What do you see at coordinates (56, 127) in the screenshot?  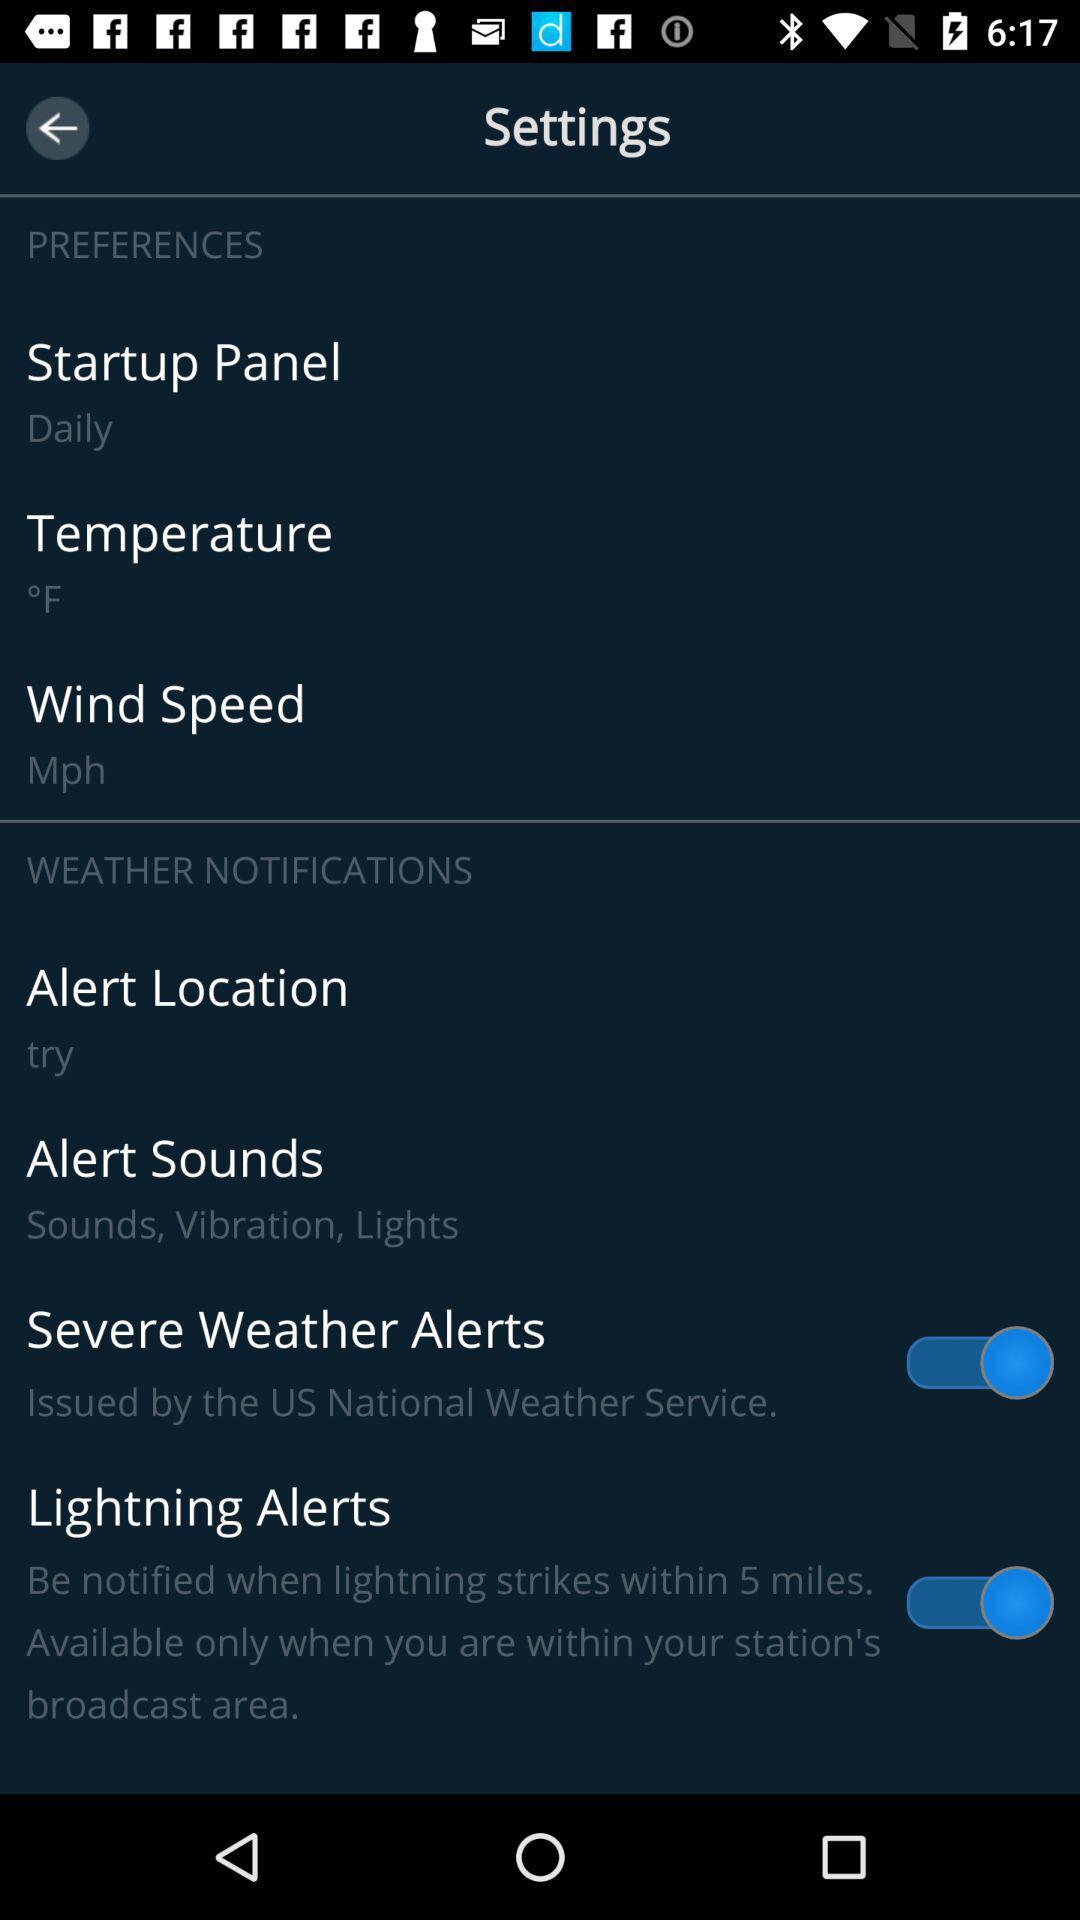 I see `the button beside settings` at bounding box center [56, 127].